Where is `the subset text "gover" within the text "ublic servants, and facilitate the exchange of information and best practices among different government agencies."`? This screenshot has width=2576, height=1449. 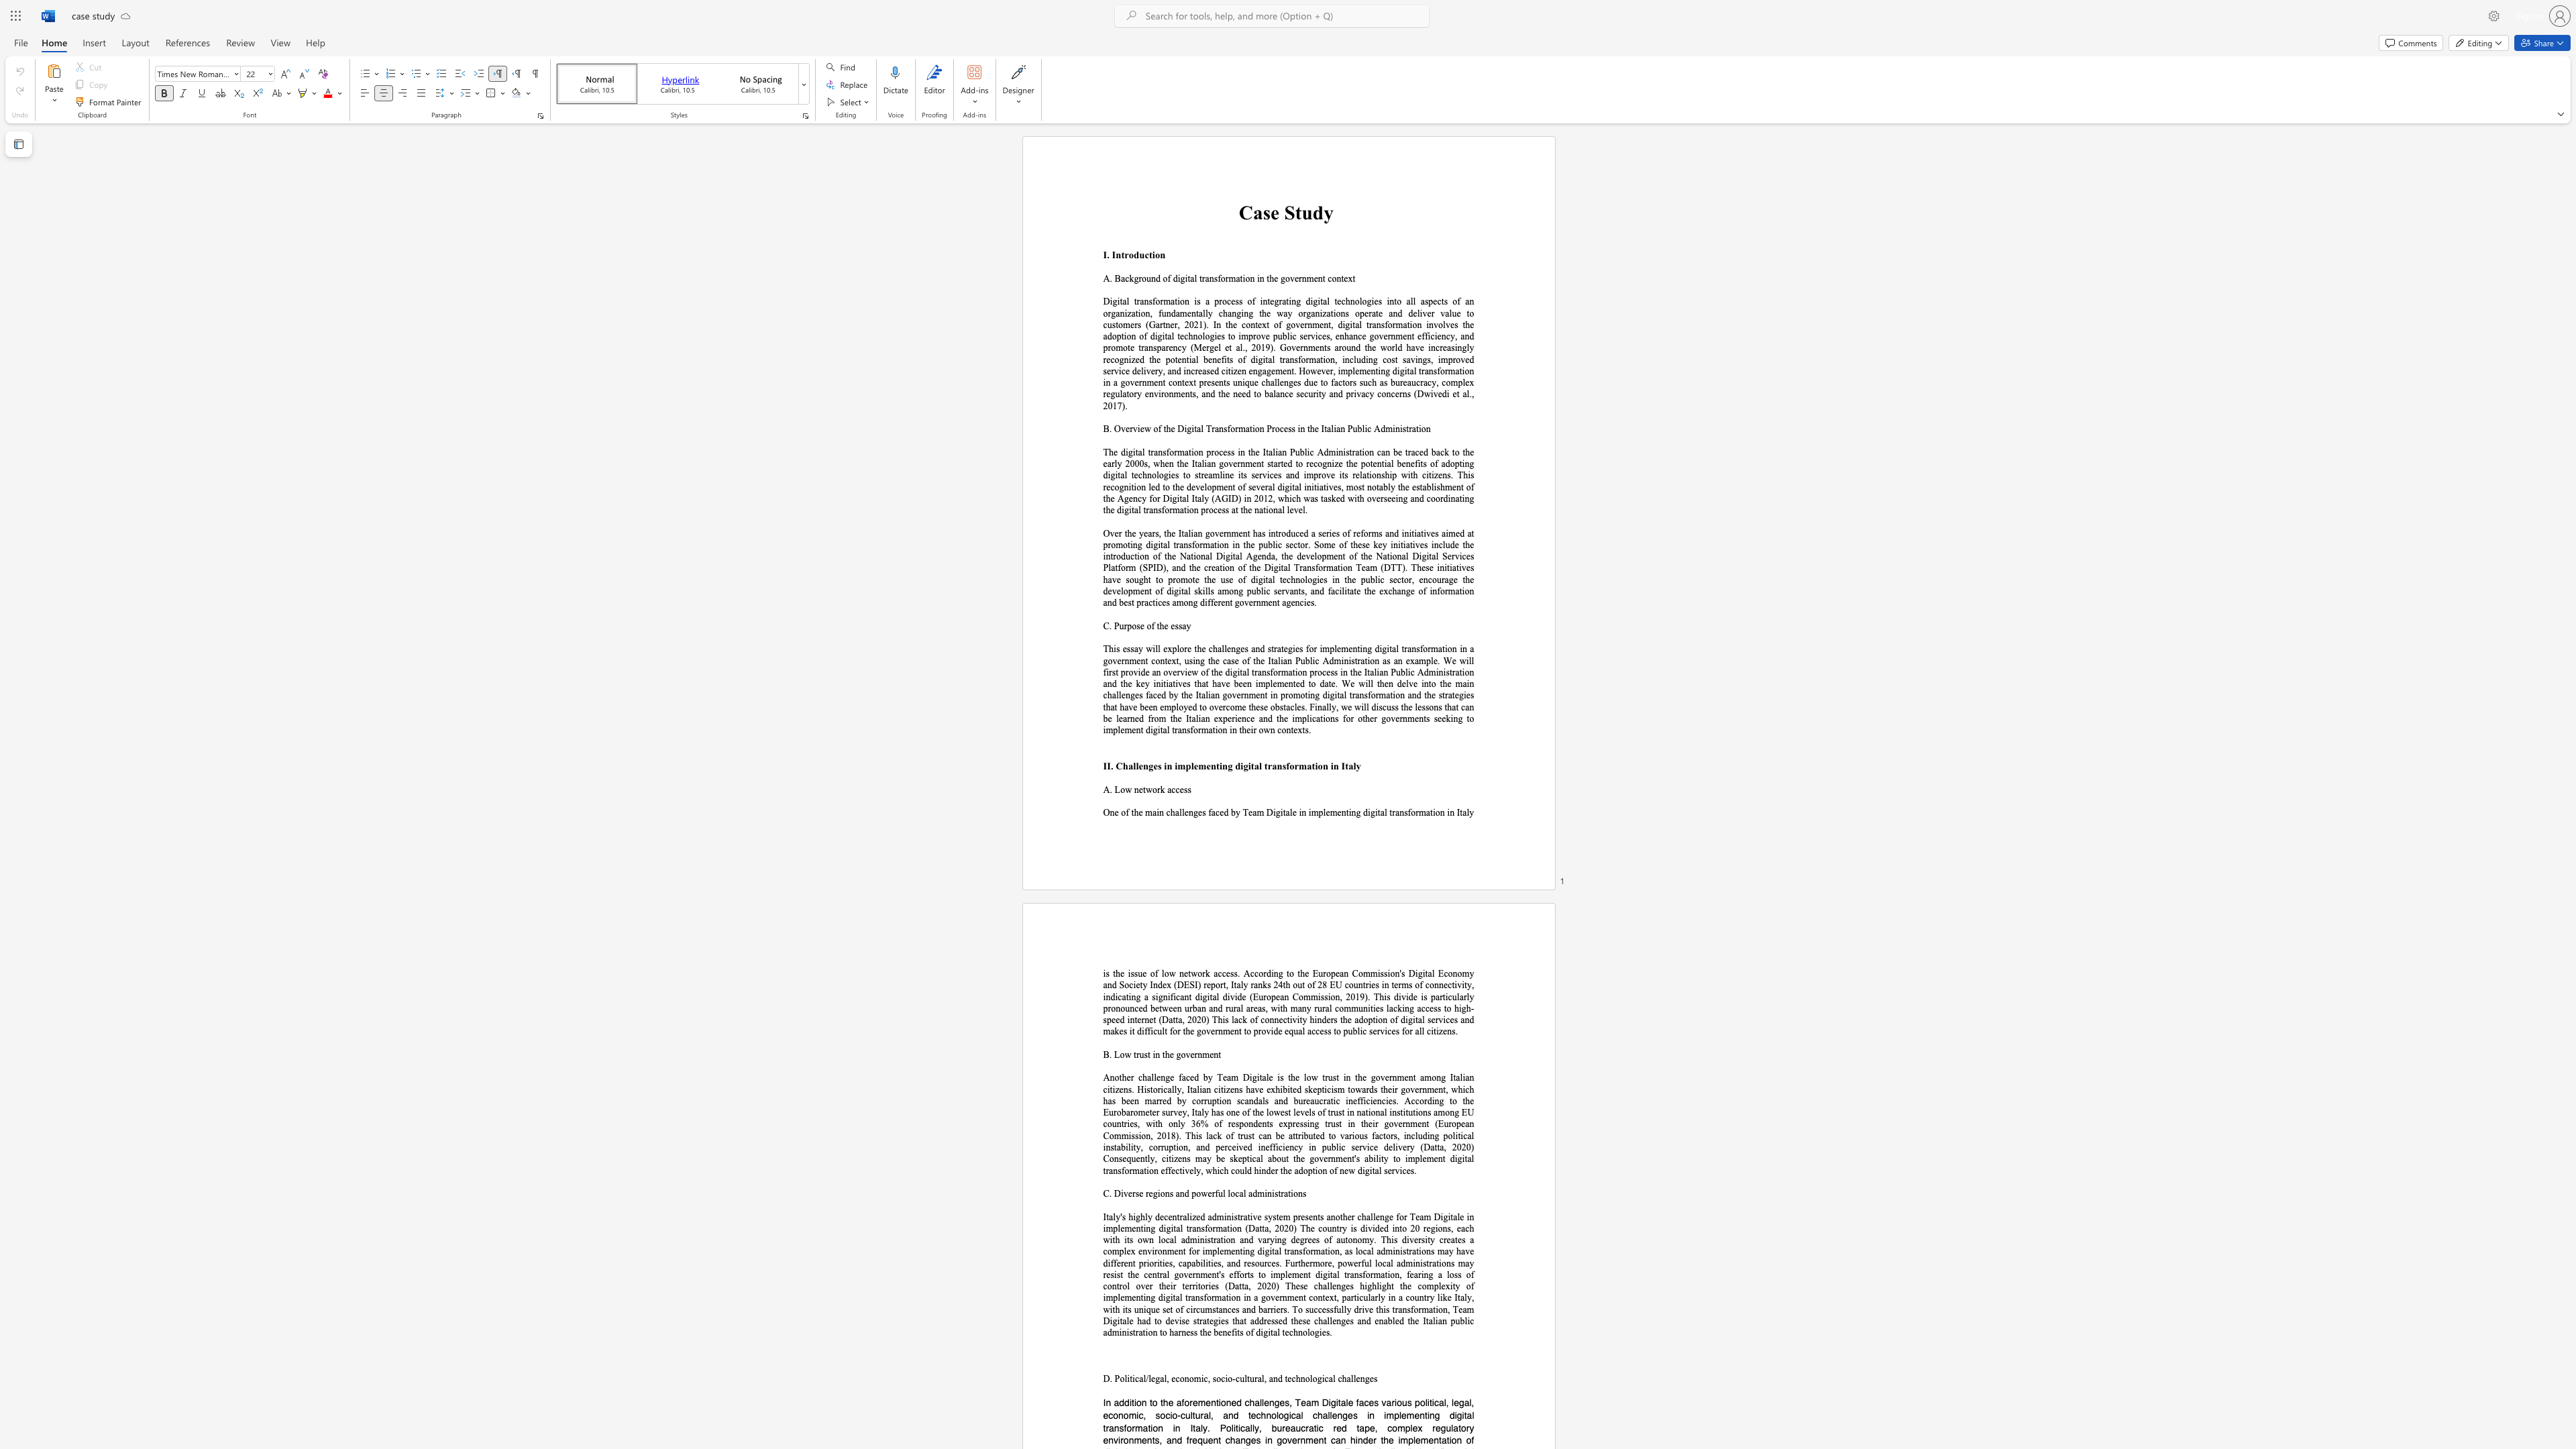 the subset text "gover" within the text "ublic servants, and facilitate the exchange of information and best practices among different government agencies." is located at coordinates (1234, 602).